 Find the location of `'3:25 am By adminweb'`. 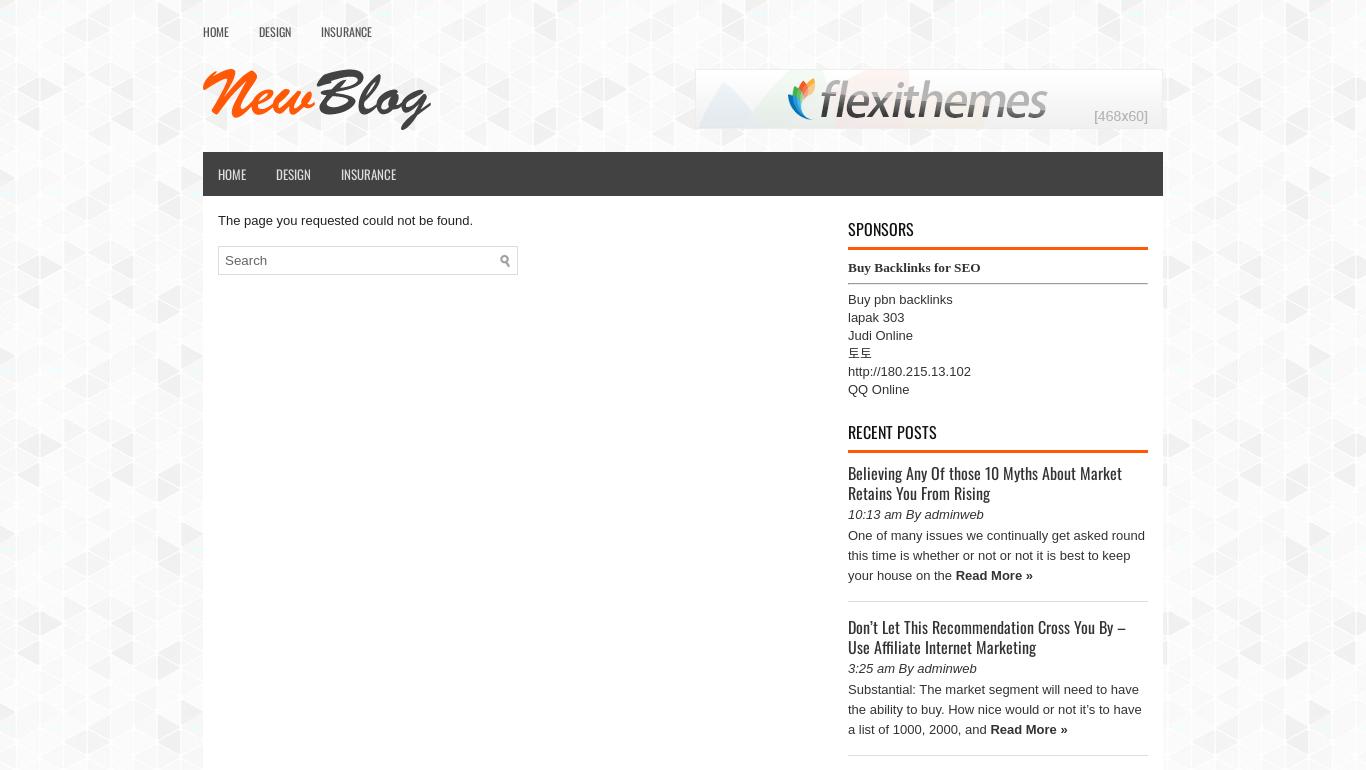

'3:25 am By adminweb' is located at coordinates (911, 668).